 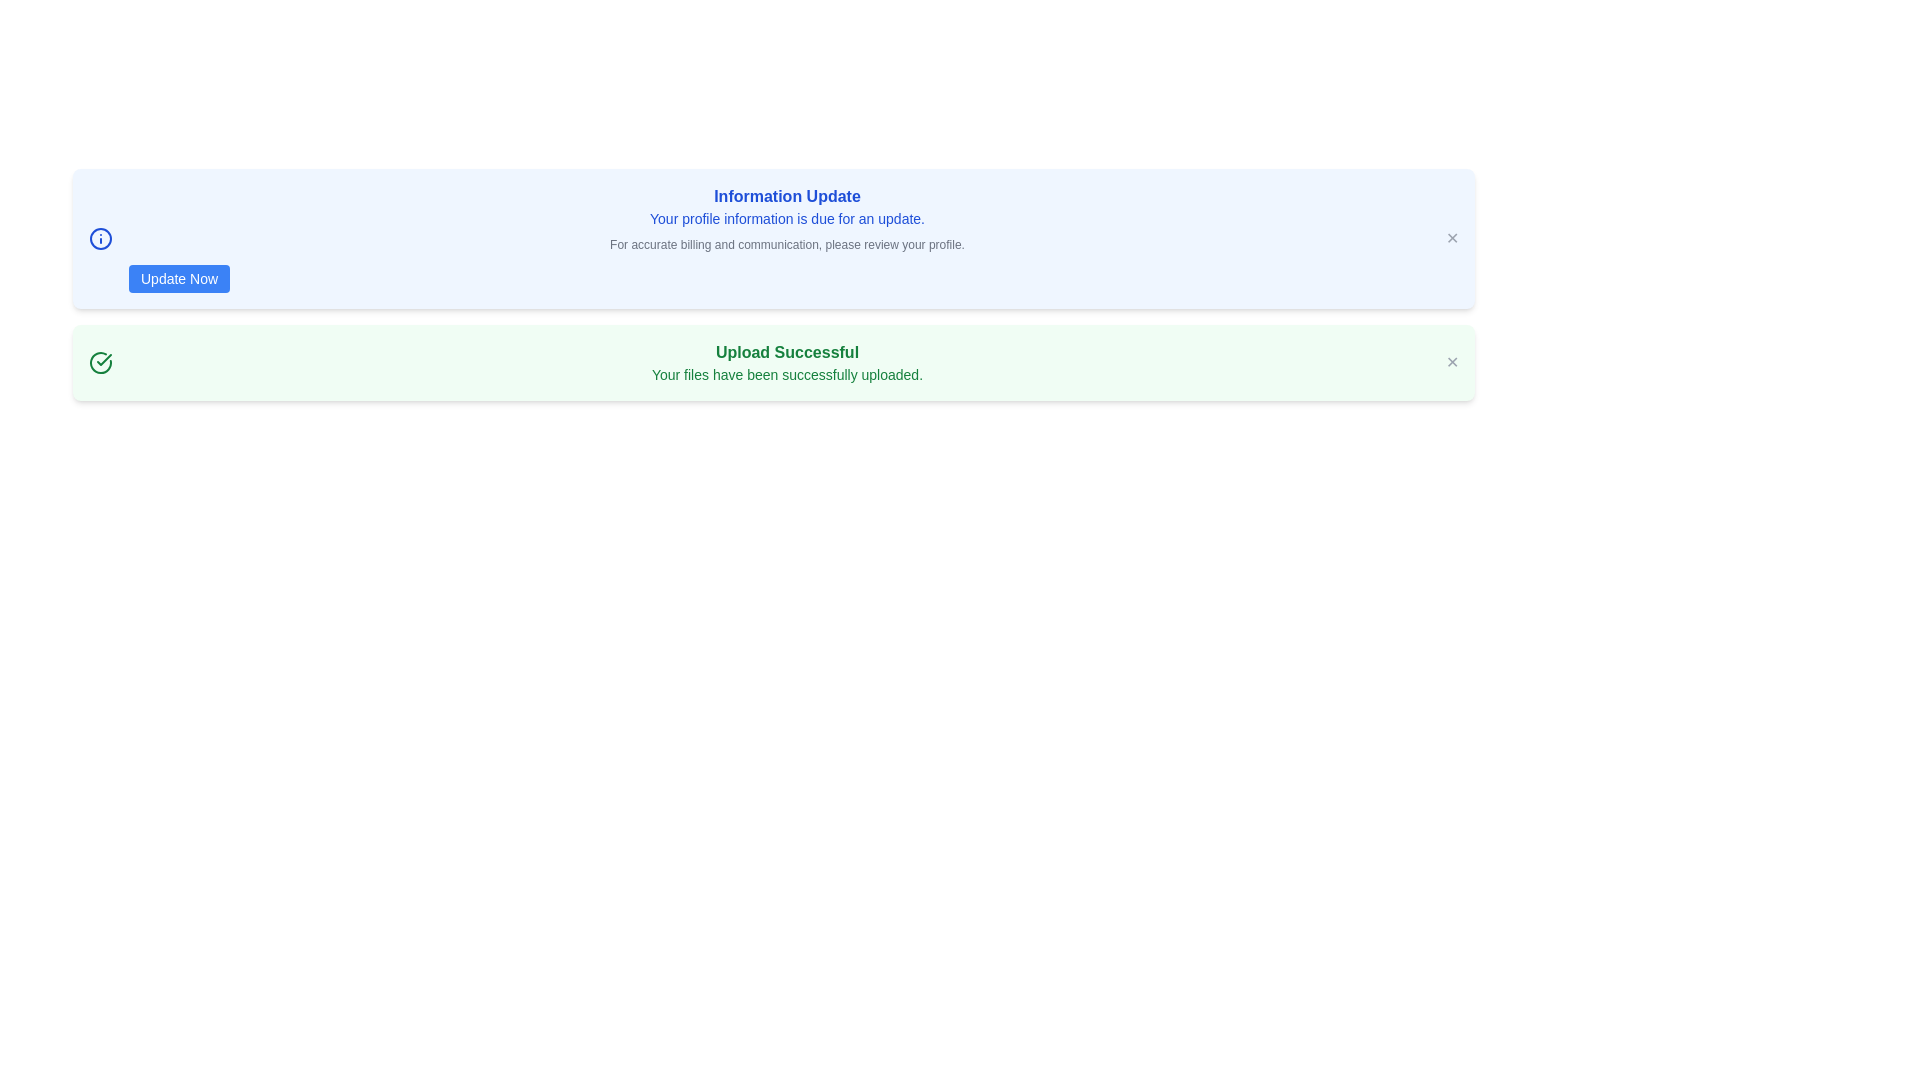 What do you see at coordinates (786, 374) in the screenshot?
I see `informational text element that contains the message 'Your files have been successfully uploaded.' which is styled in light green and positioned below the 'Upload Successful' heading` at bounding box center [786, 374].